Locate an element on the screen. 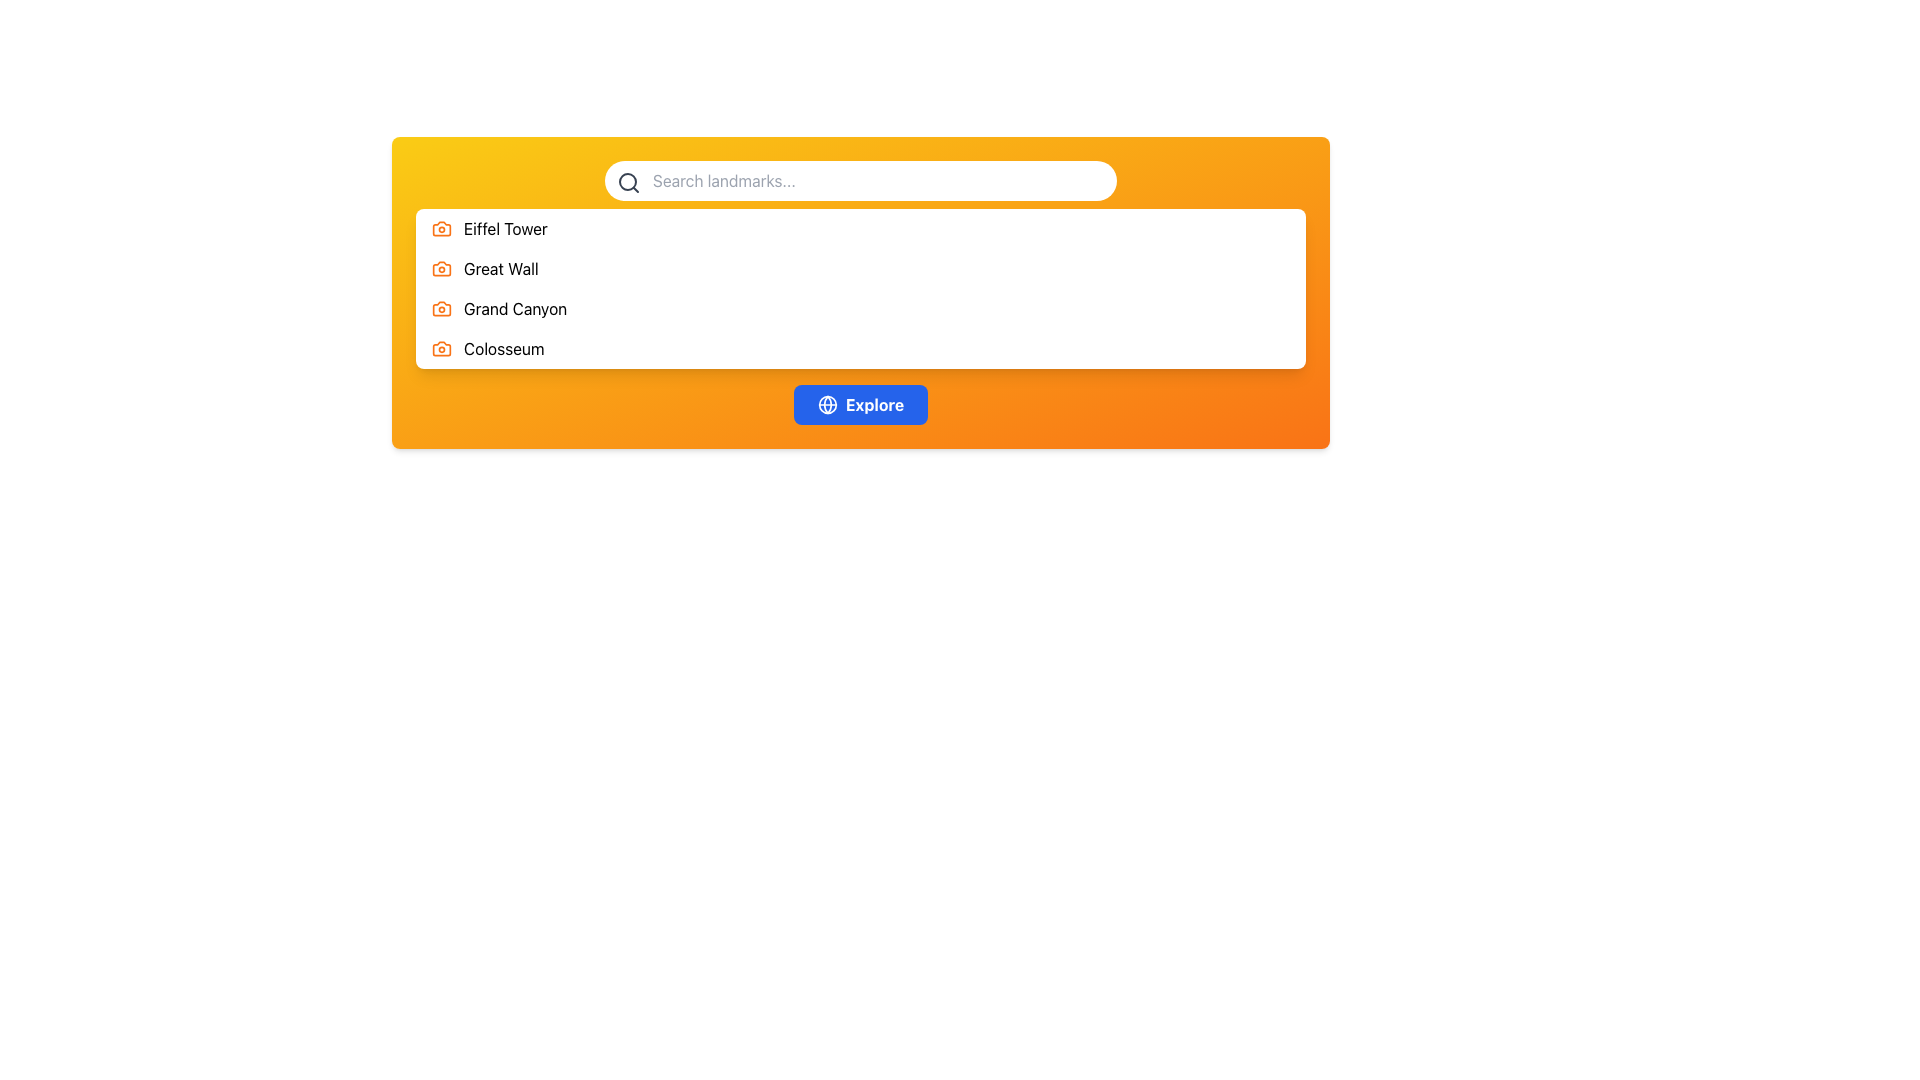 The height and width of the screenshot is (1080, 1920). the search bar located within an orange gradient box, which is centered horizontally and above a list of options and an 'Explore' button is located at coordinates (860, 181).